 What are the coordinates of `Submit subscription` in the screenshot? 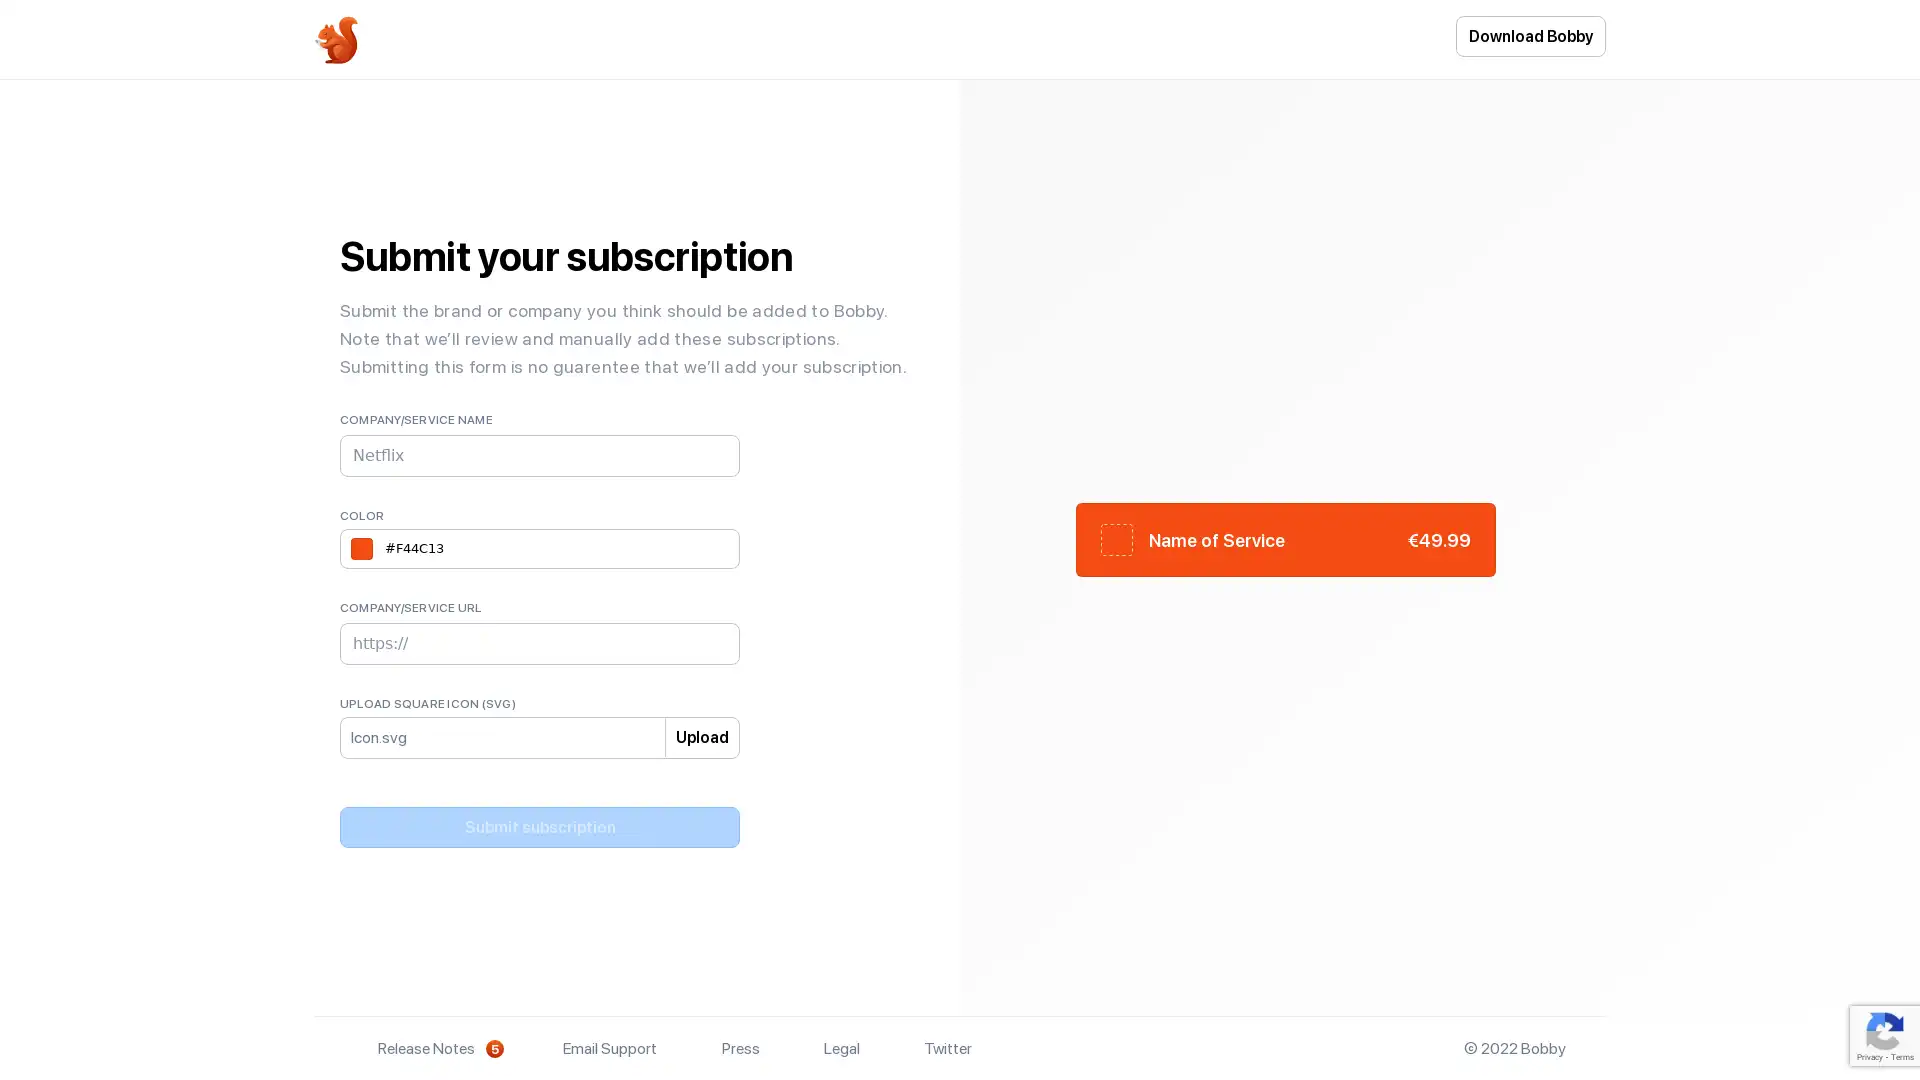 It's located at (539, 826).